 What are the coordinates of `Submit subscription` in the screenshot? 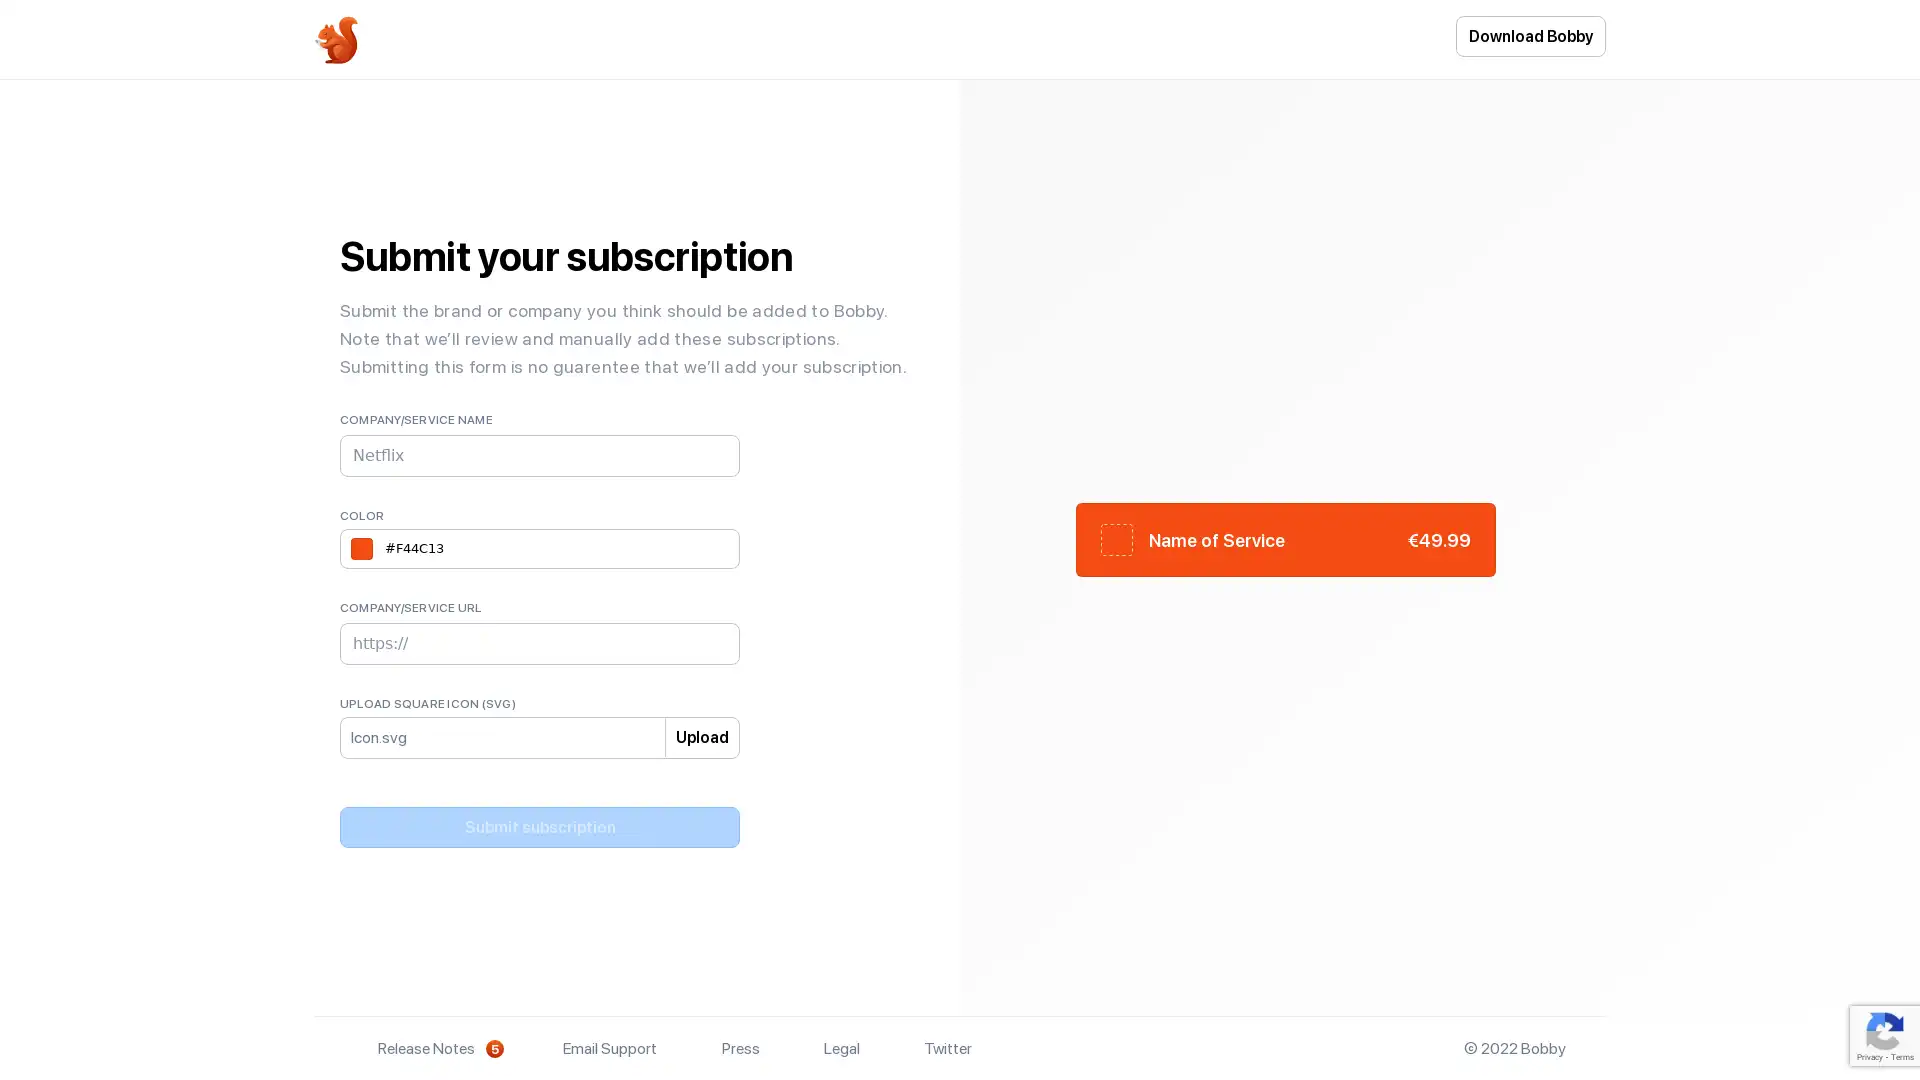 It's located at (539, 826).